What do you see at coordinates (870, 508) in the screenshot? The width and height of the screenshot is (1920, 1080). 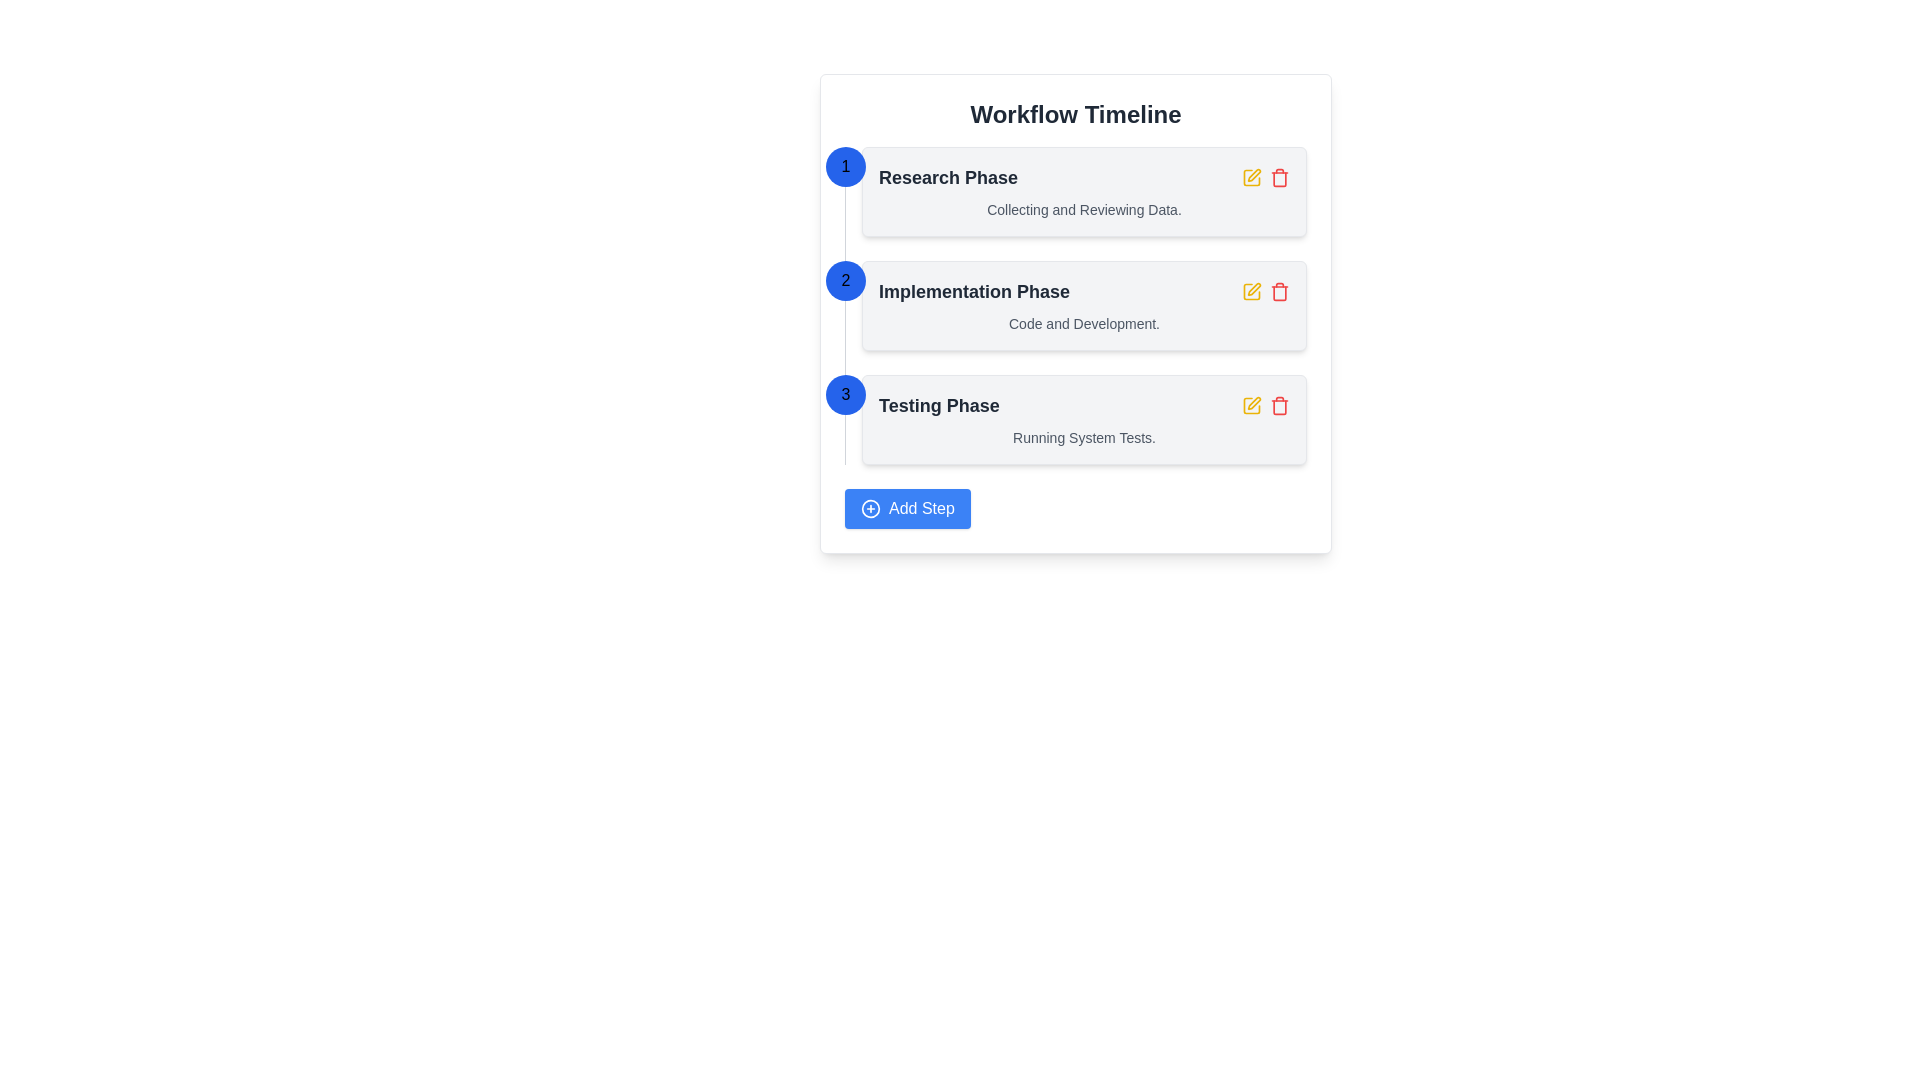 I see `the circular blue icon with a white plus symbol inside the 'Add Step' button located at the bottom-left of the workflow card` at bounding box center [870, 508].